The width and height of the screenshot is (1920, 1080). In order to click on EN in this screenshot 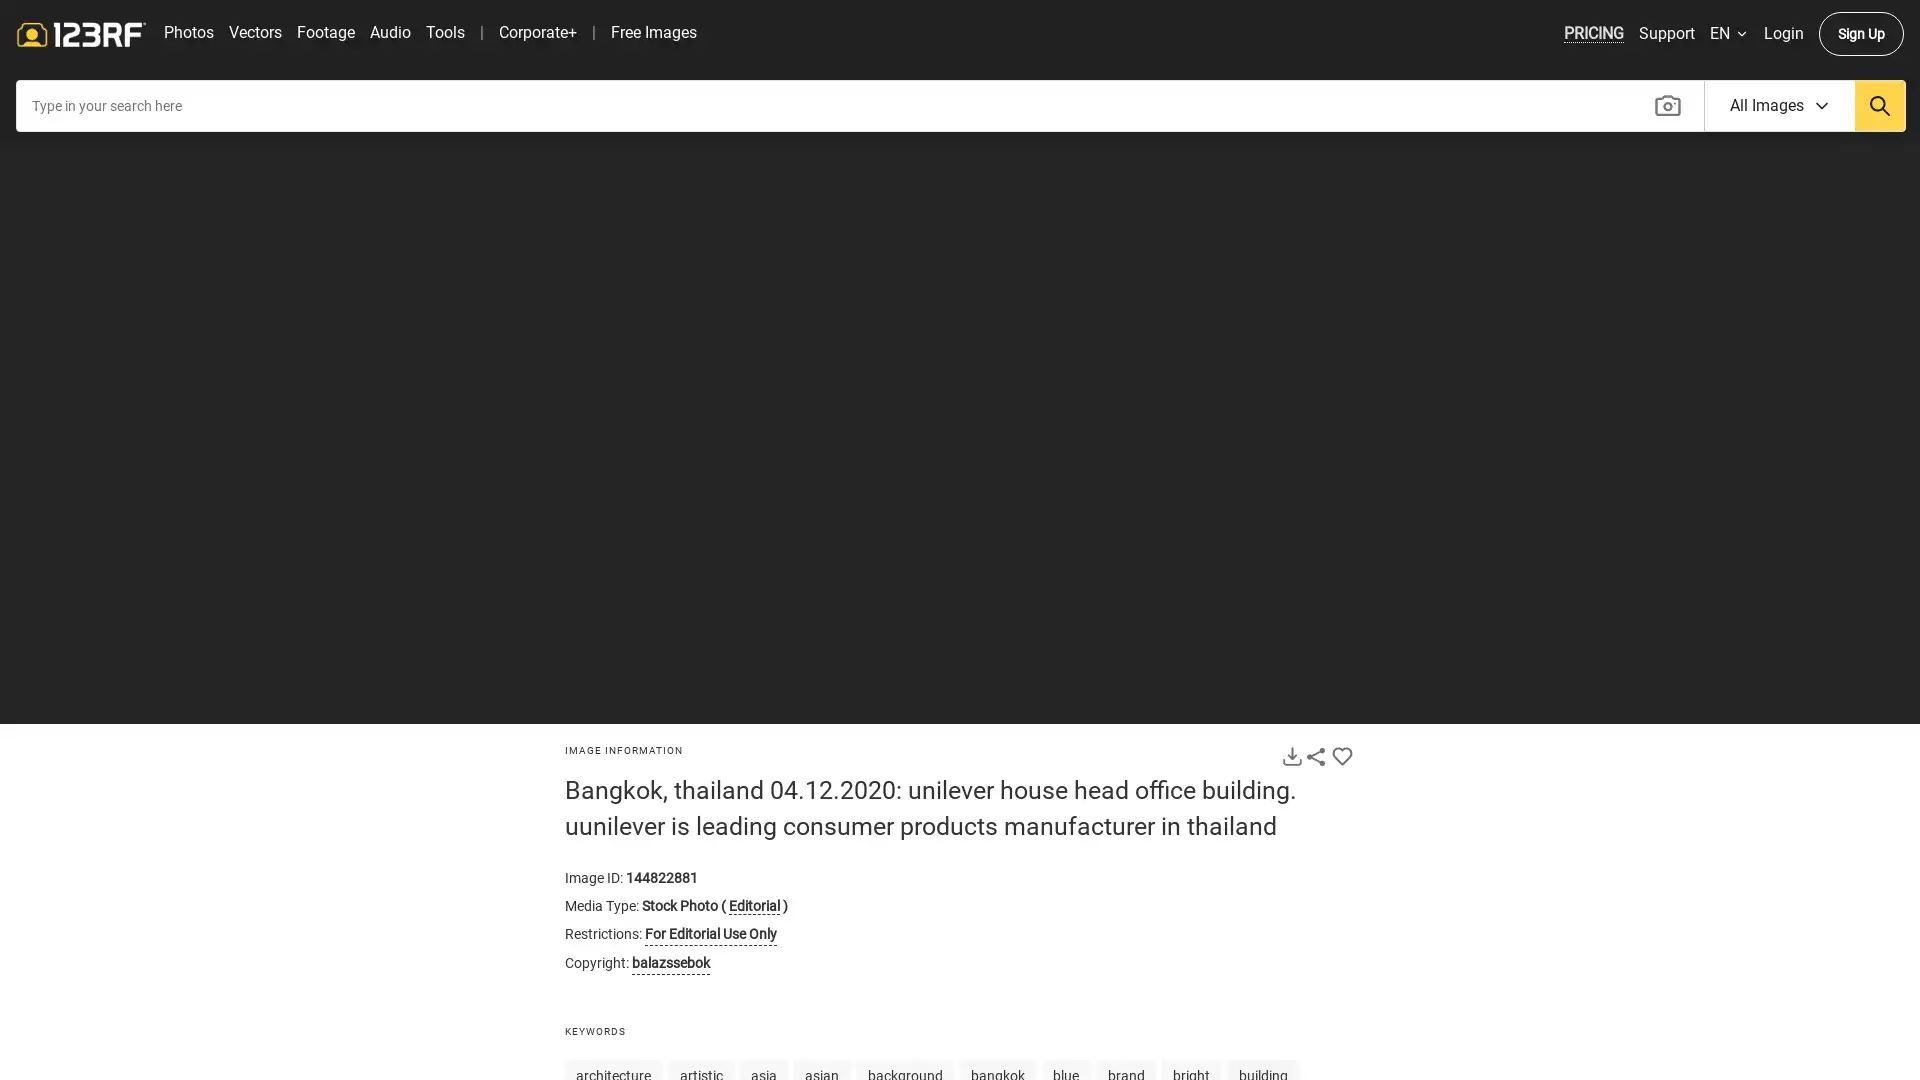, I will do `click(1727, 104)`.